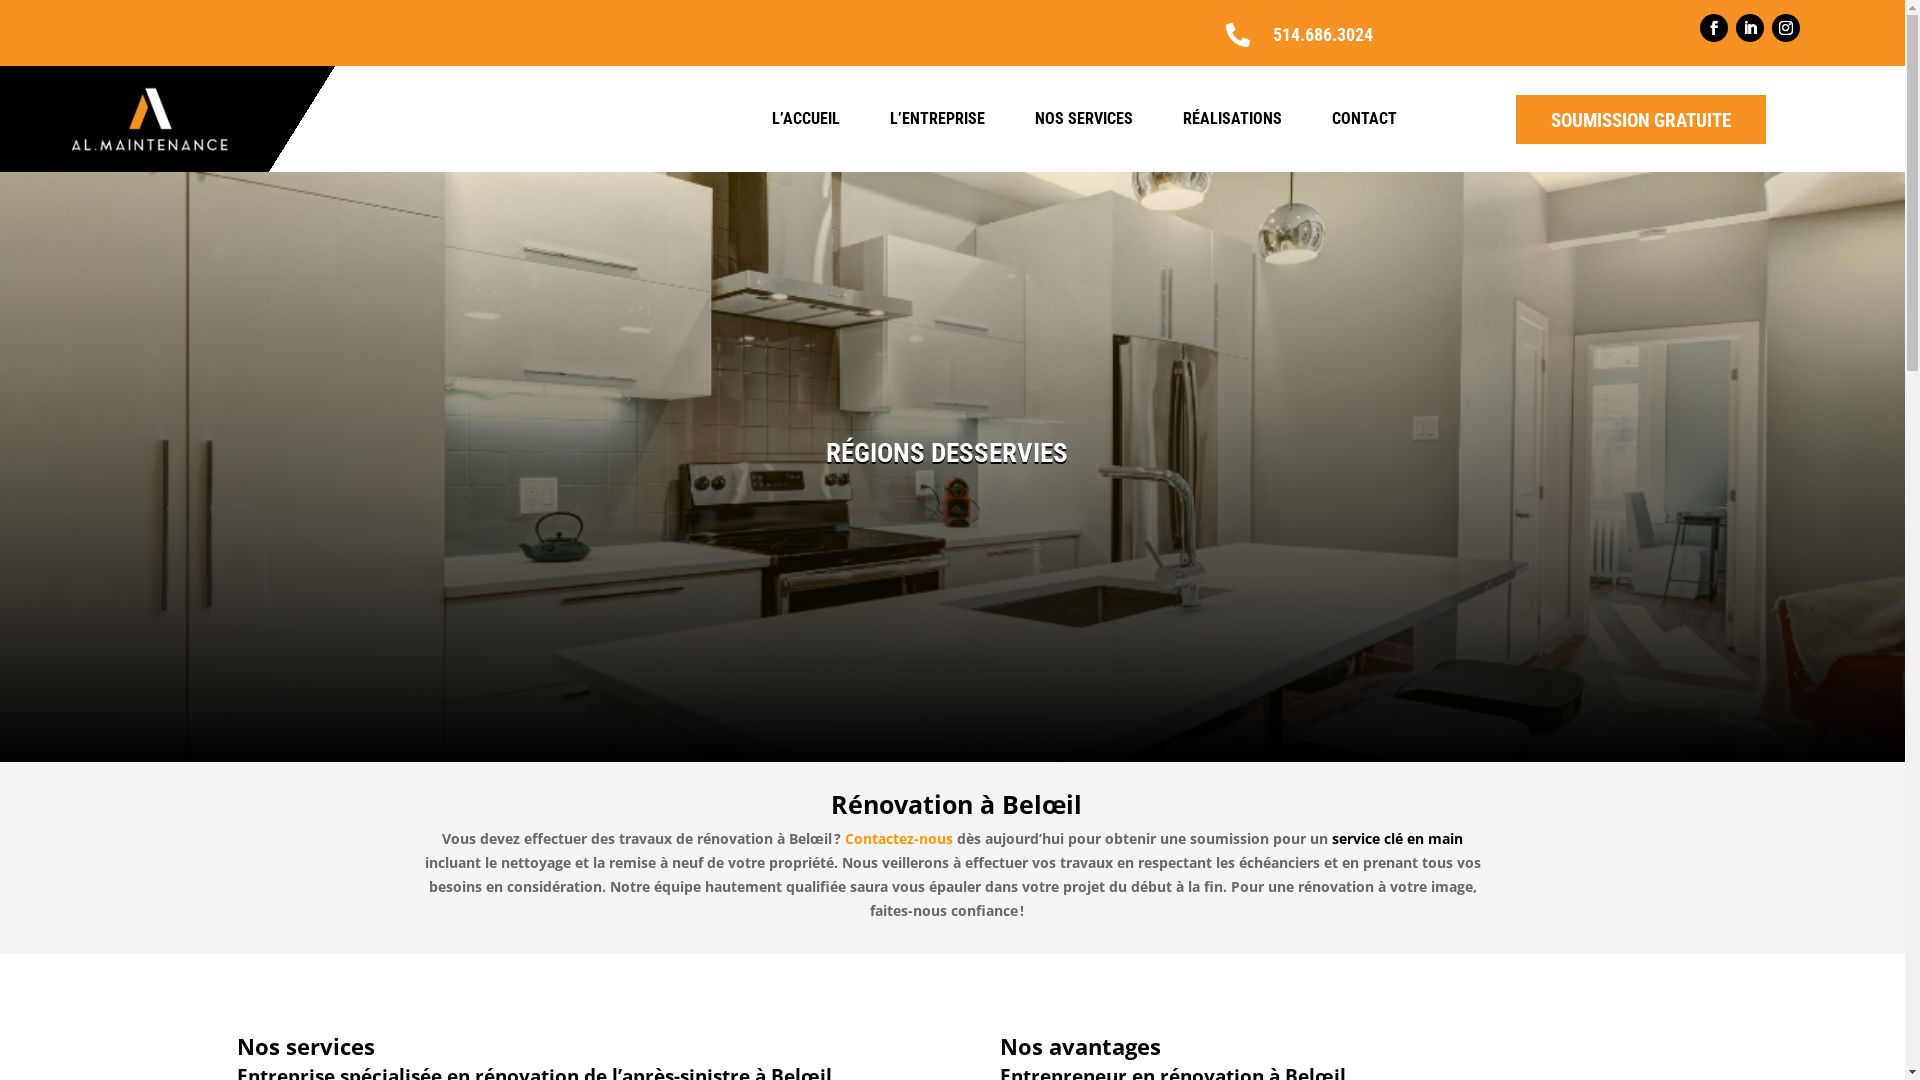  I want to click on 'Suivez sur Facebook', so click(1698, 27).